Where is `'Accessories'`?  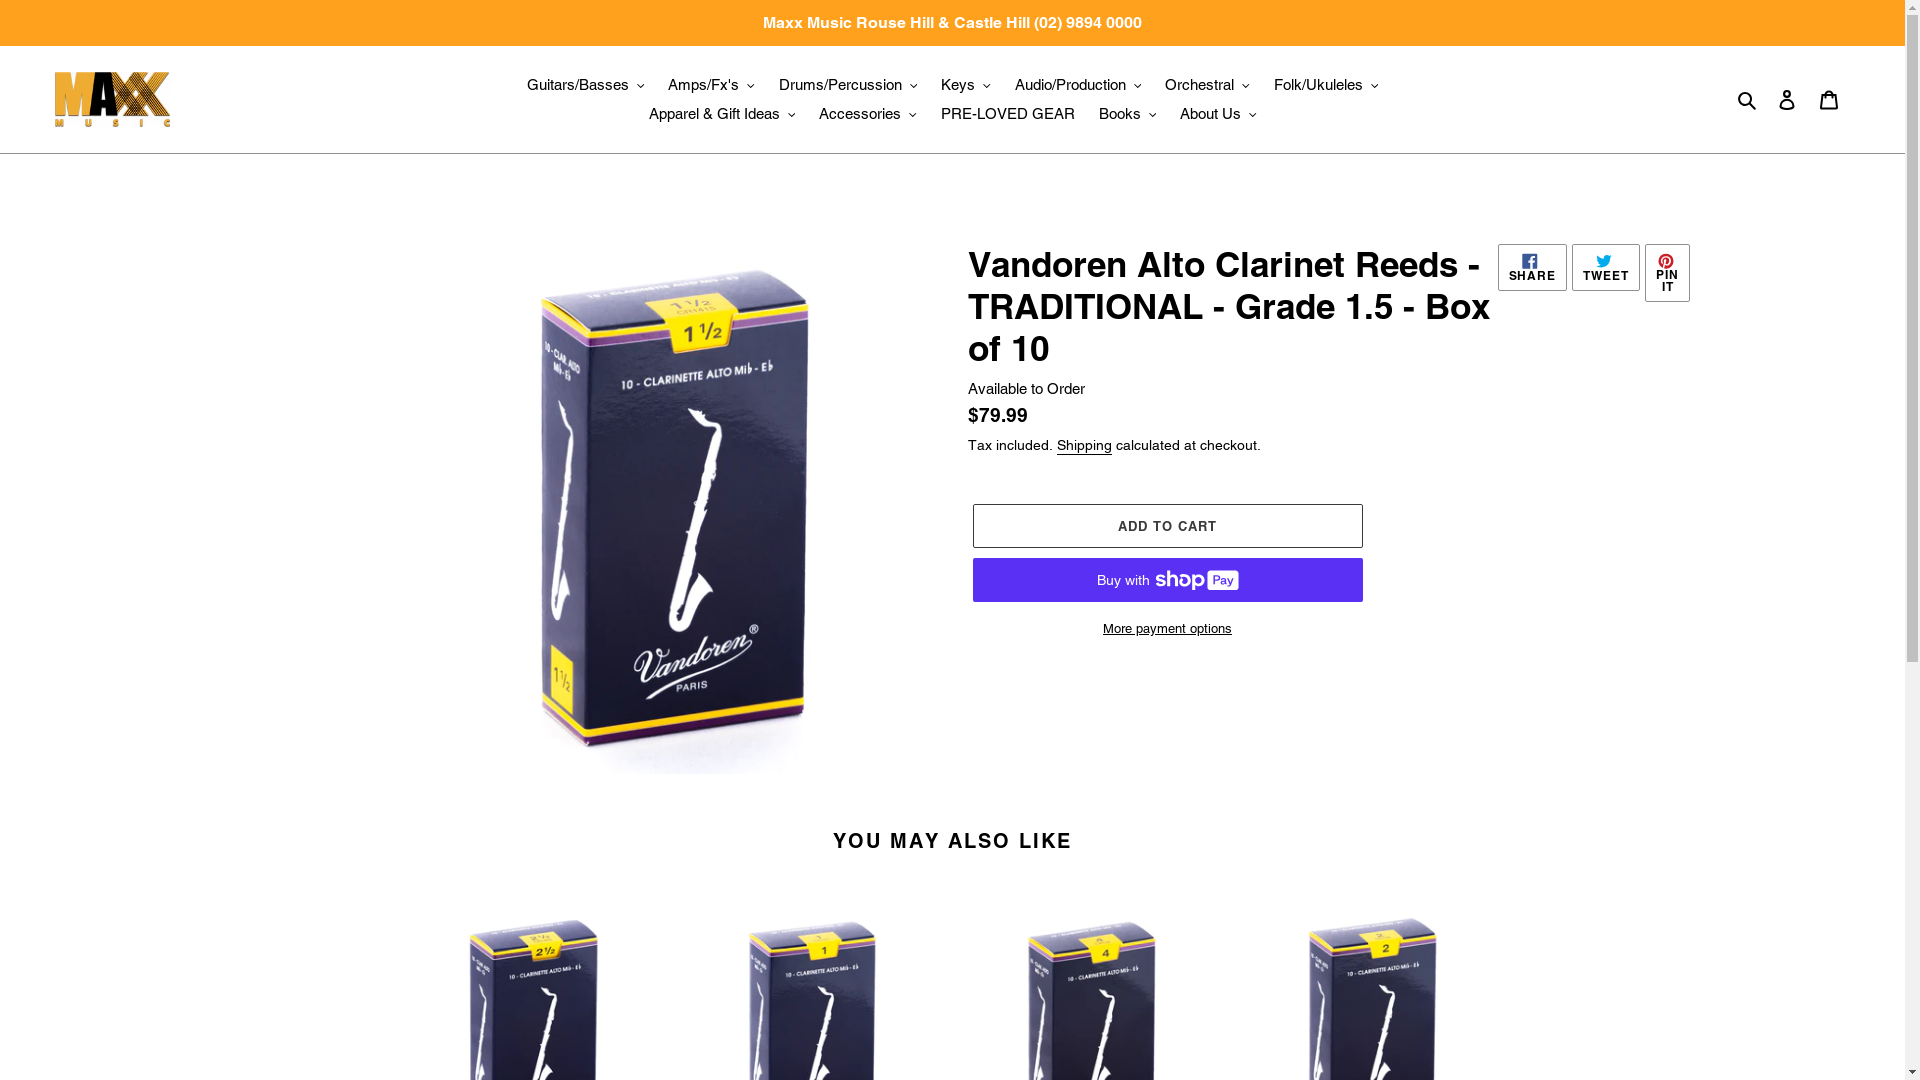
'Accessories' is located at coordinates (868, 114).